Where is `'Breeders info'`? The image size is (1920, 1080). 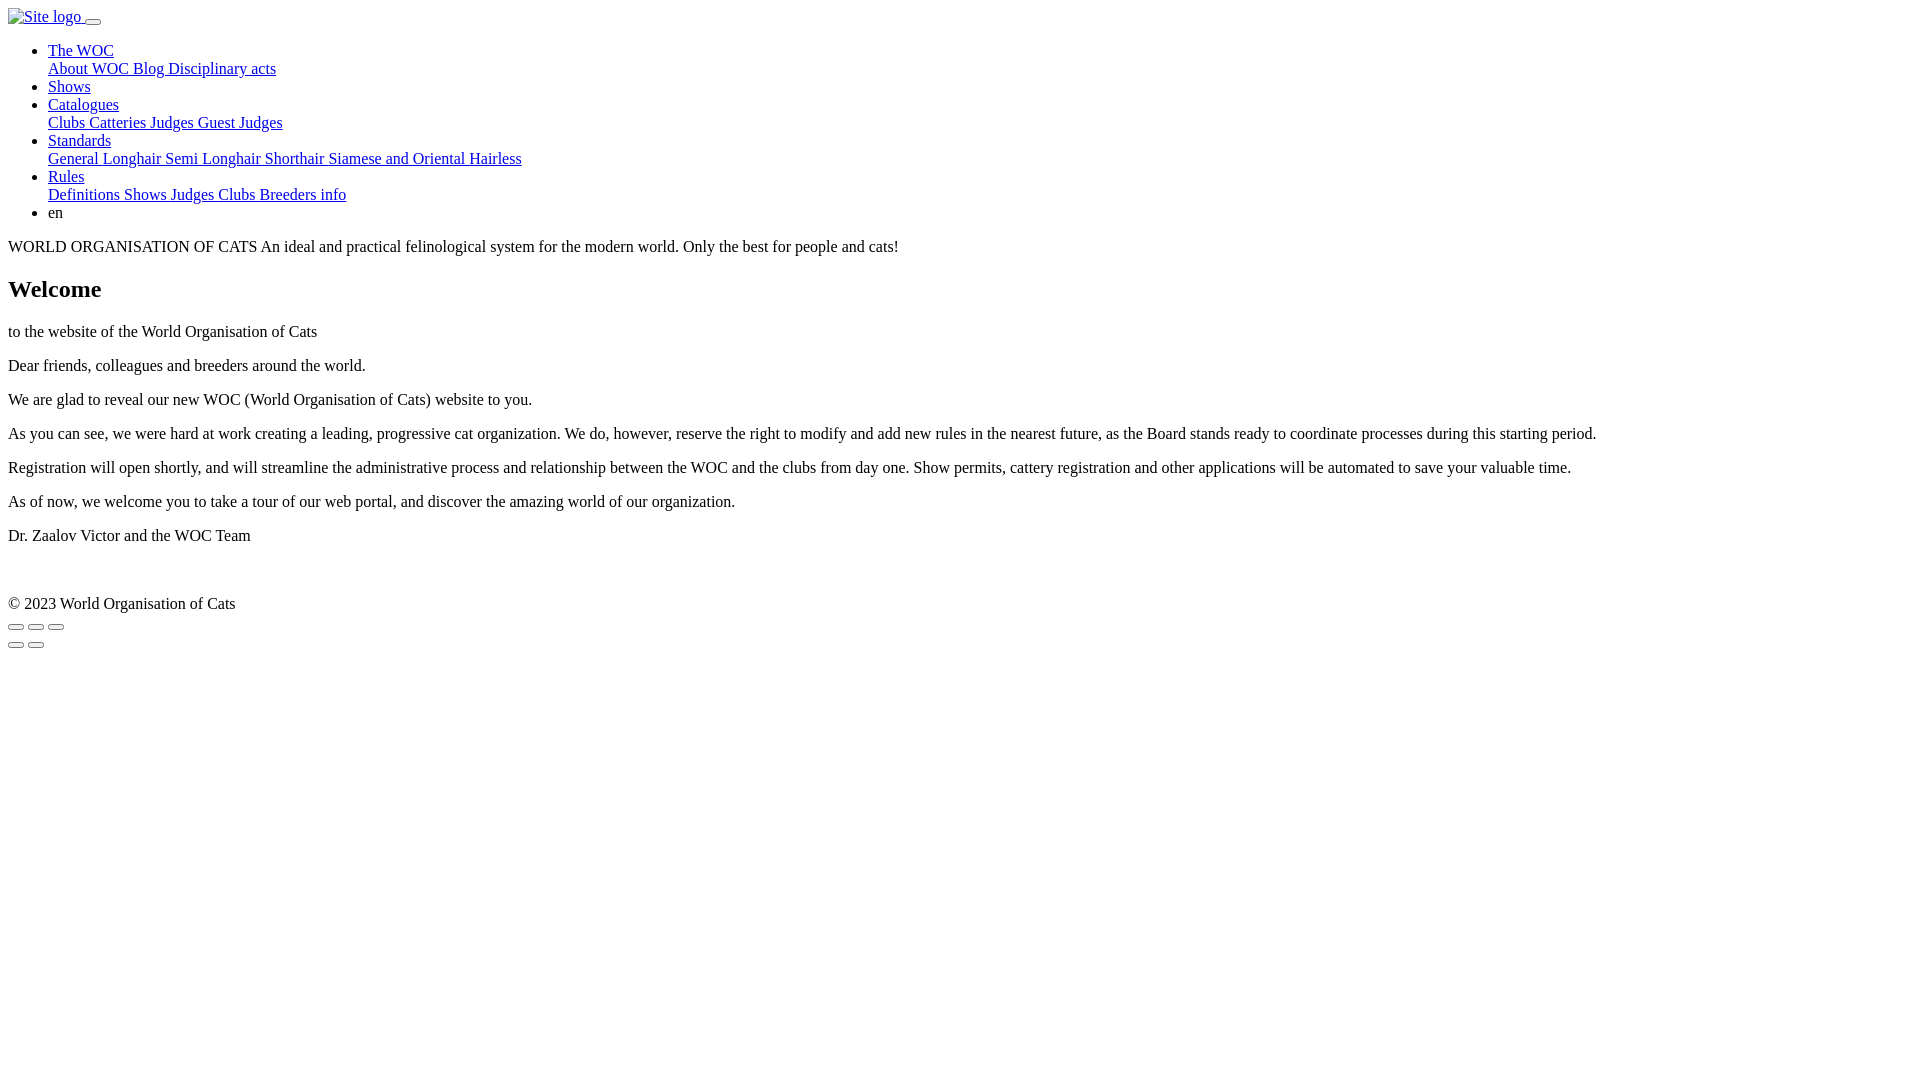 'Breeders info' is located at coordinates (302, 194).